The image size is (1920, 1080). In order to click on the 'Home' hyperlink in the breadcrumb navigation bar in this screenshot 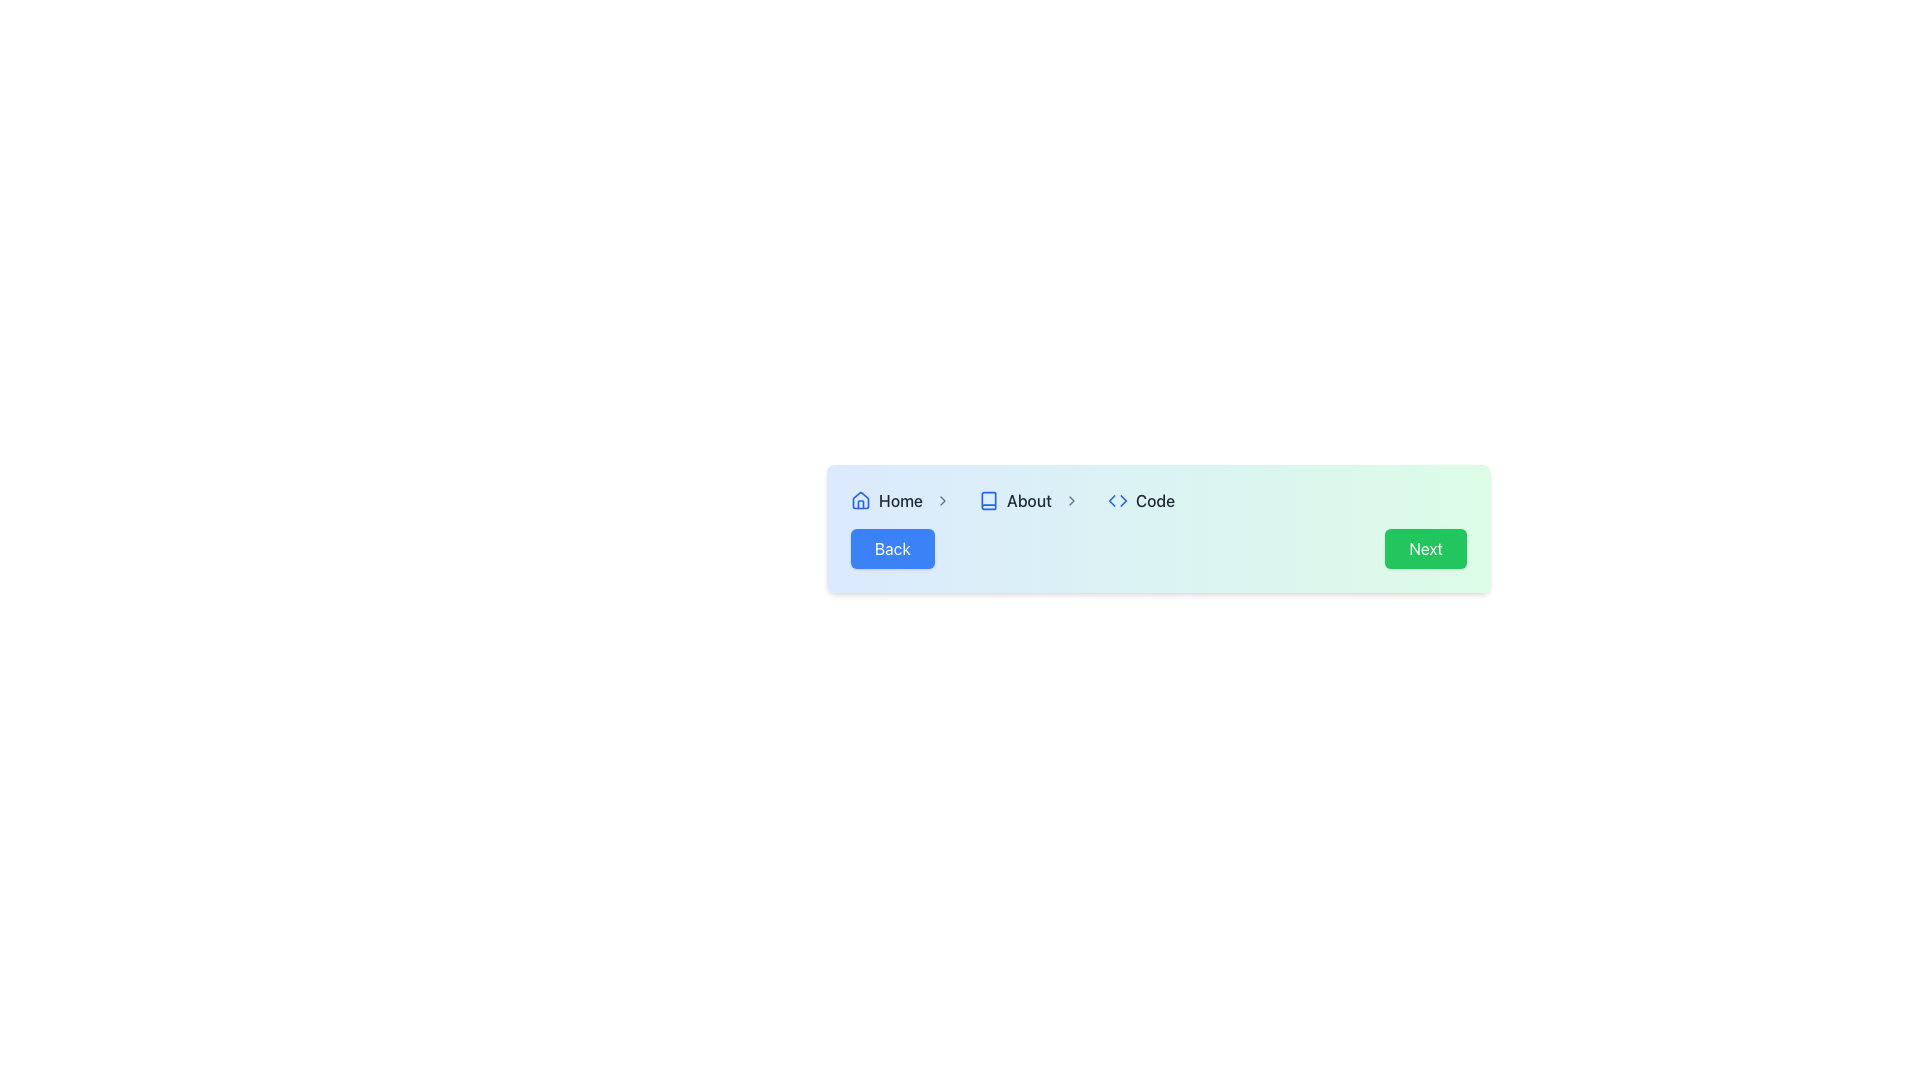, I will do `click(900, 500)`.